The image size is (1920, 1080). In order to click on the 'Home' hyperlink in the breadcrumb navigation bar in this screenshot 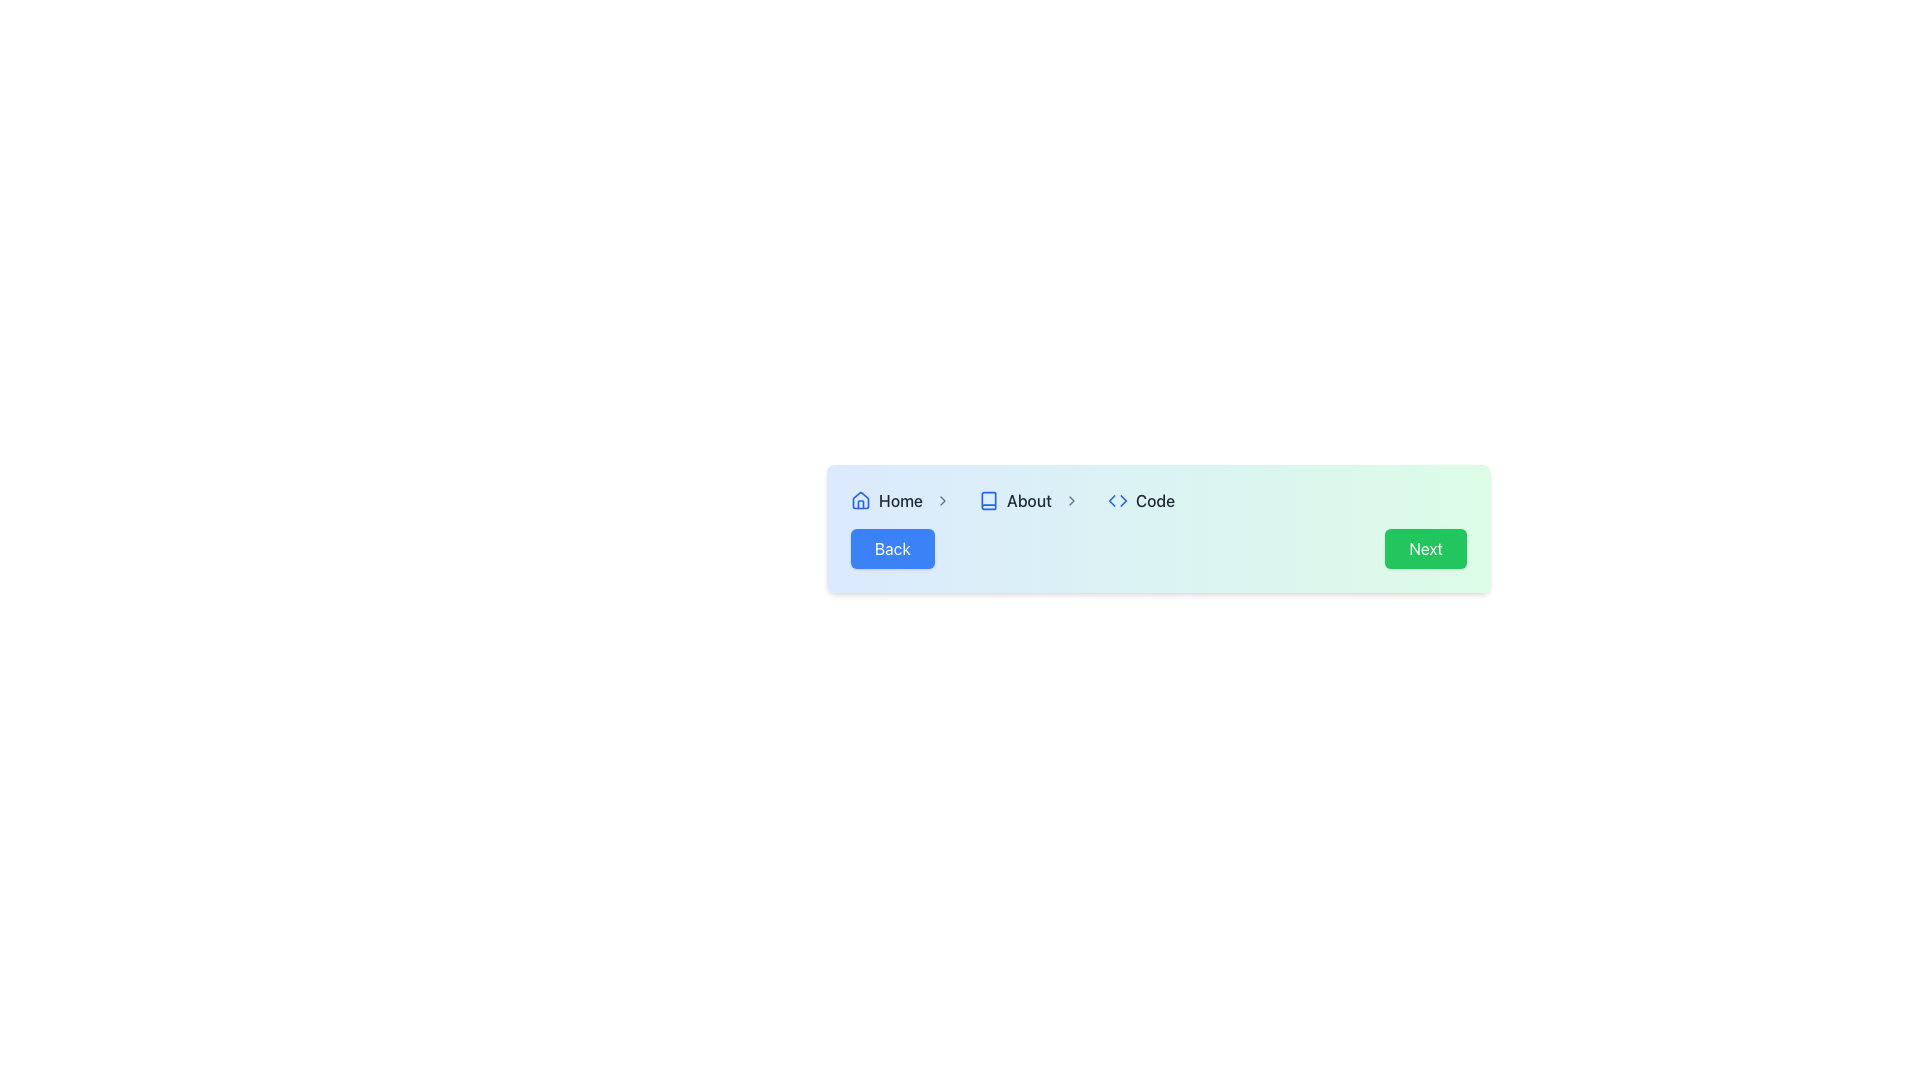, I will do `click(900, 500)`.